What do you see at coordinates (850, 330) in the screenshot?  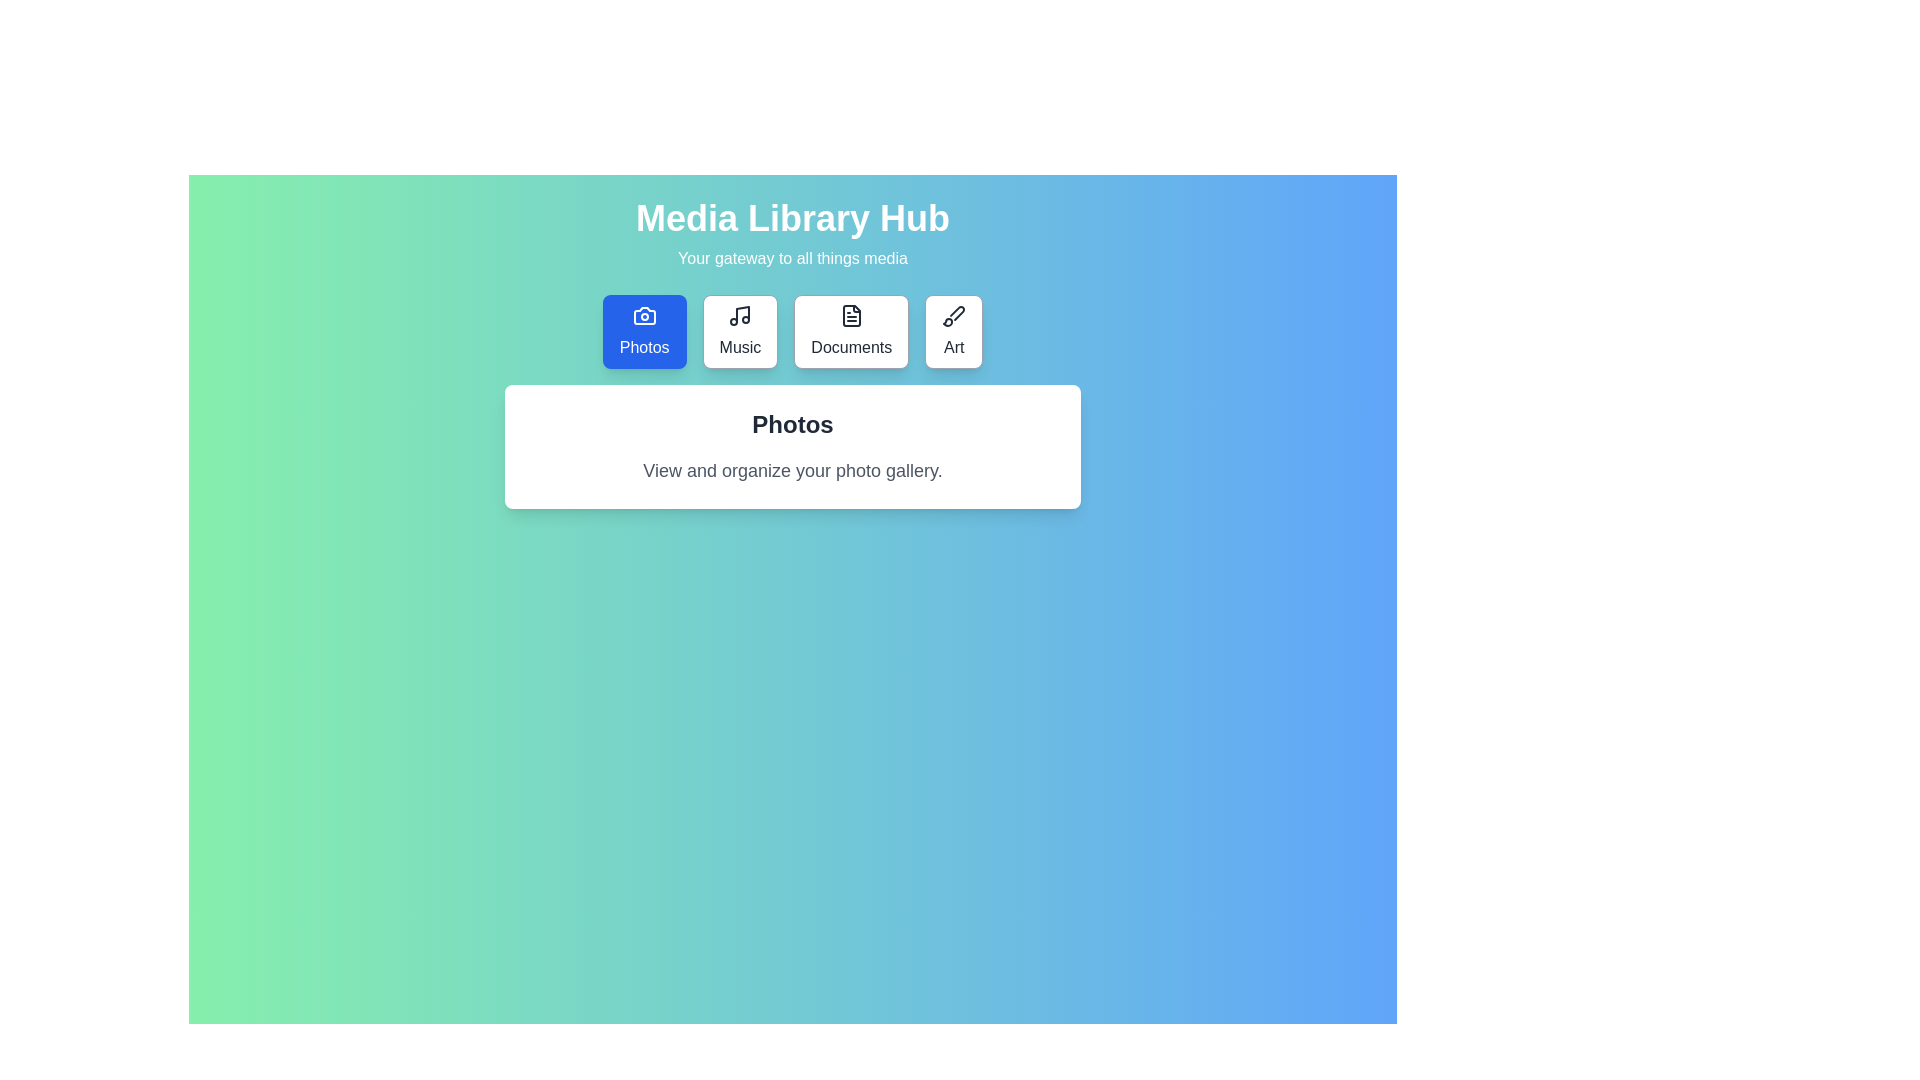 I see `the Documents tab` at bounding box center [850, 330].